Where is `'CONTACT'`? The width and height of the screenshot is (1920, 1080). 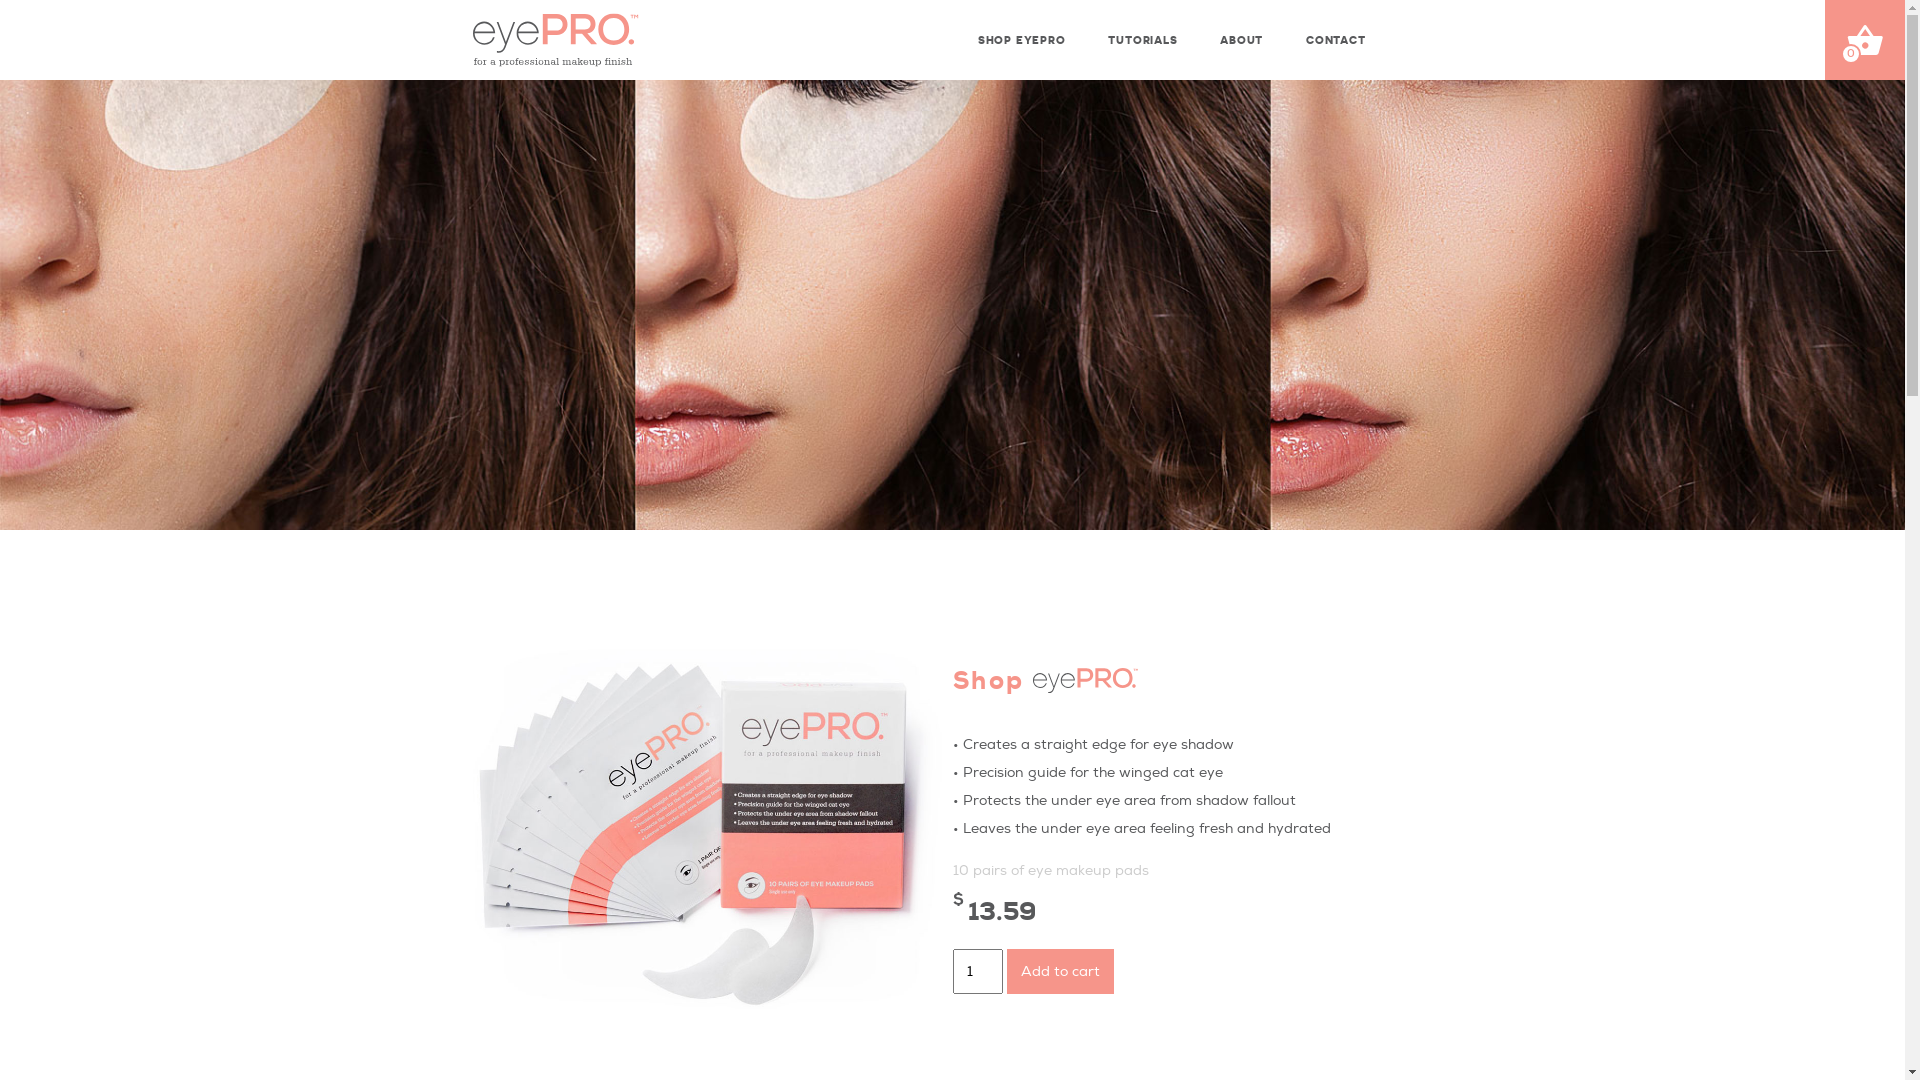
'CONTACT' is located at coordinates (1333, 33).